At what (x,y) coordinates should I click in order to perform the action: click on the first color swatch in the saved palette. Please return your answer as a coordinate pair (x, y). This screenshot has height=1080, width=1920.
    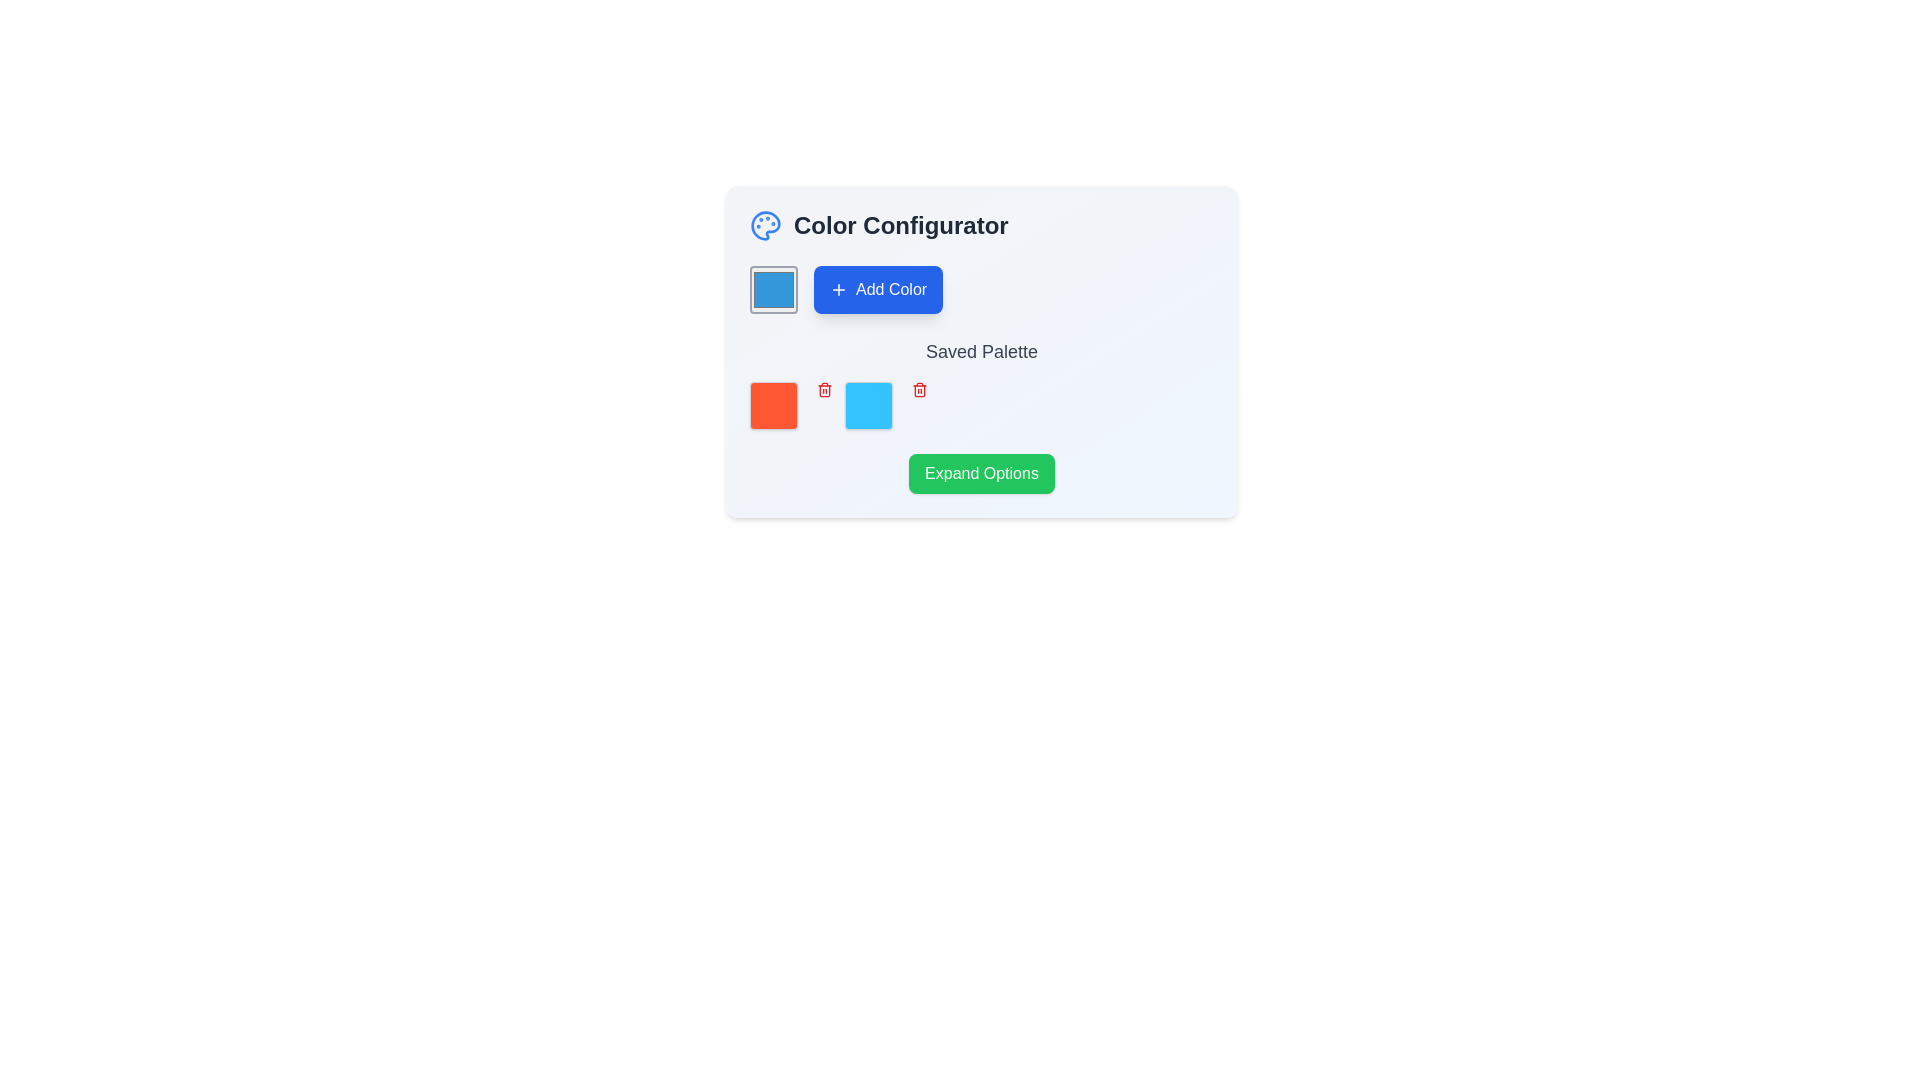
    Looking at the image, I should click on (772, 405).